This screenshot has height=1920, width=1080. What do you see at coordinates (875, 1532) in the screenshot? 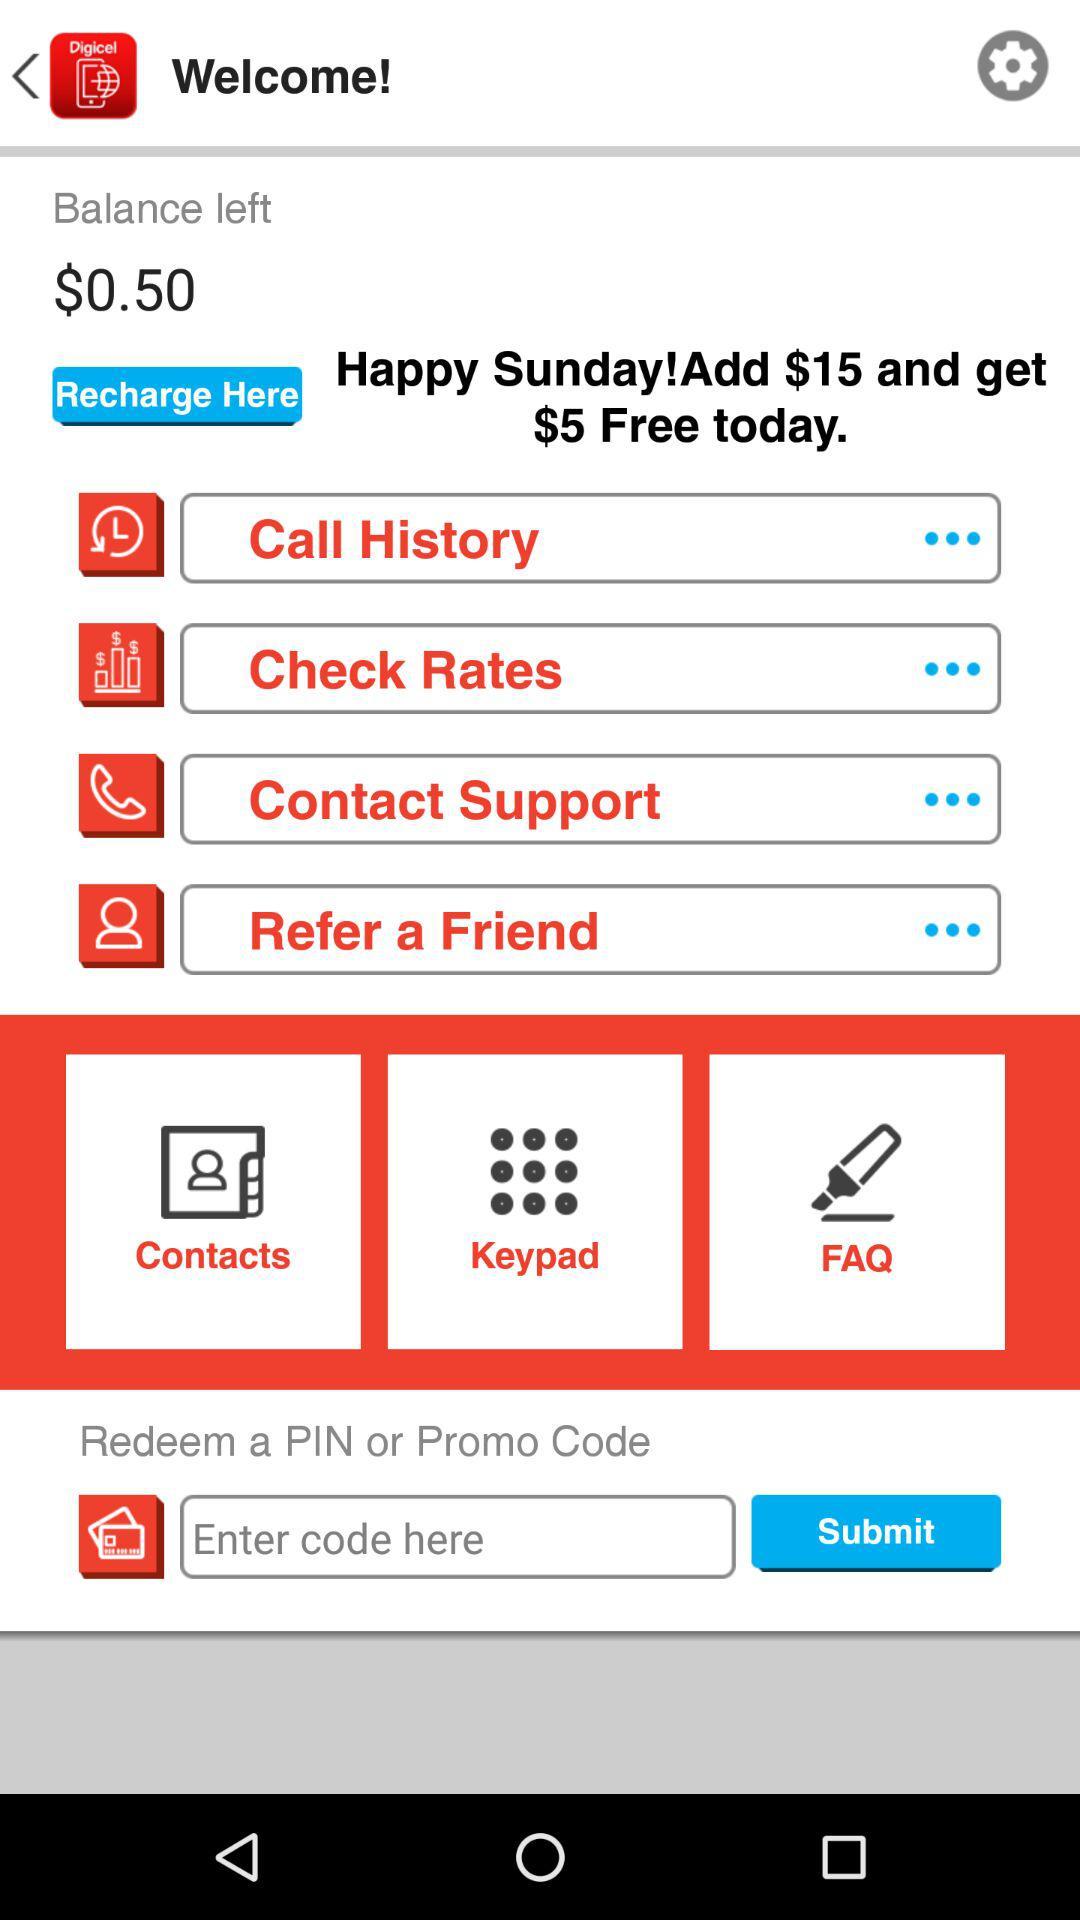
I see `submit button` at bounding box center [875, 1532].